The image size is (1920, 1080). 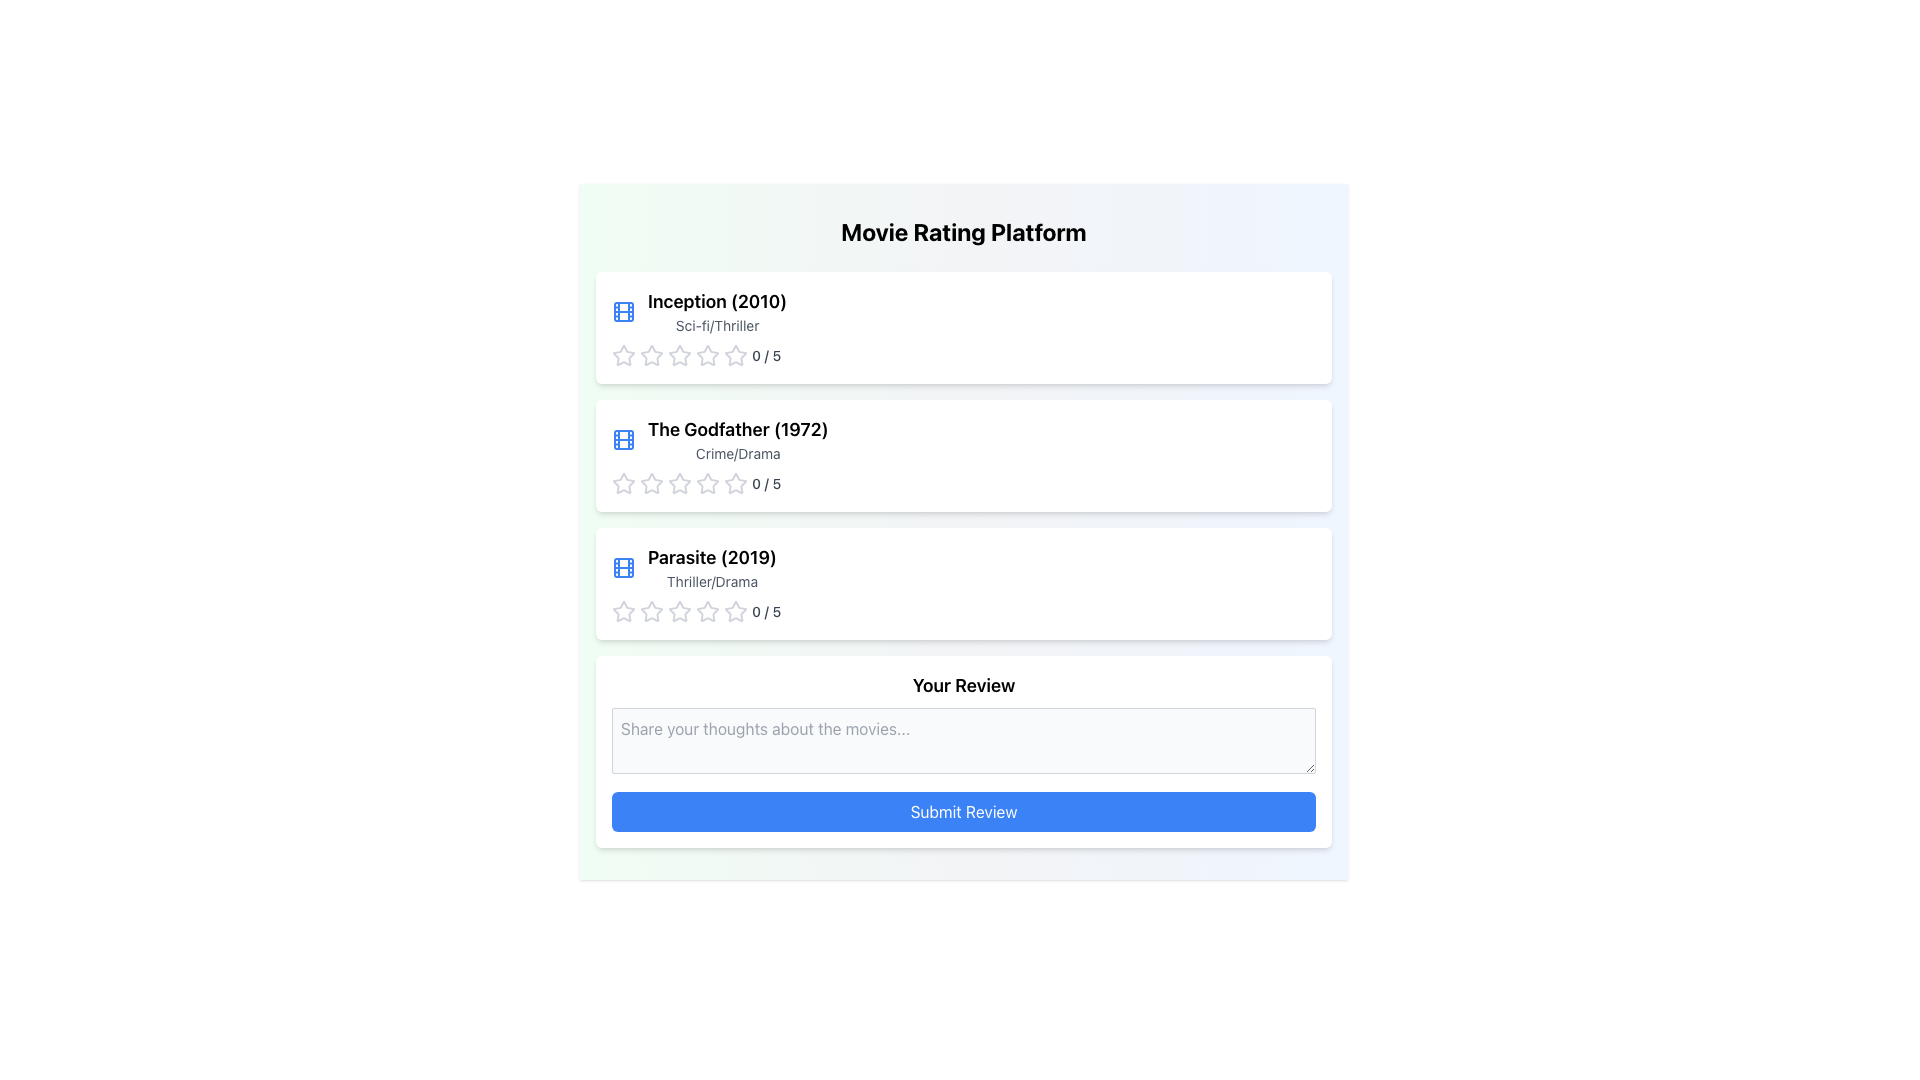 What do you see at coordinates (734, 483) in the screenshot?
I see `the second star-shaped rating button to rate 'The Godfather (1972)' in the movie entry` at bounding box center [734, 483].